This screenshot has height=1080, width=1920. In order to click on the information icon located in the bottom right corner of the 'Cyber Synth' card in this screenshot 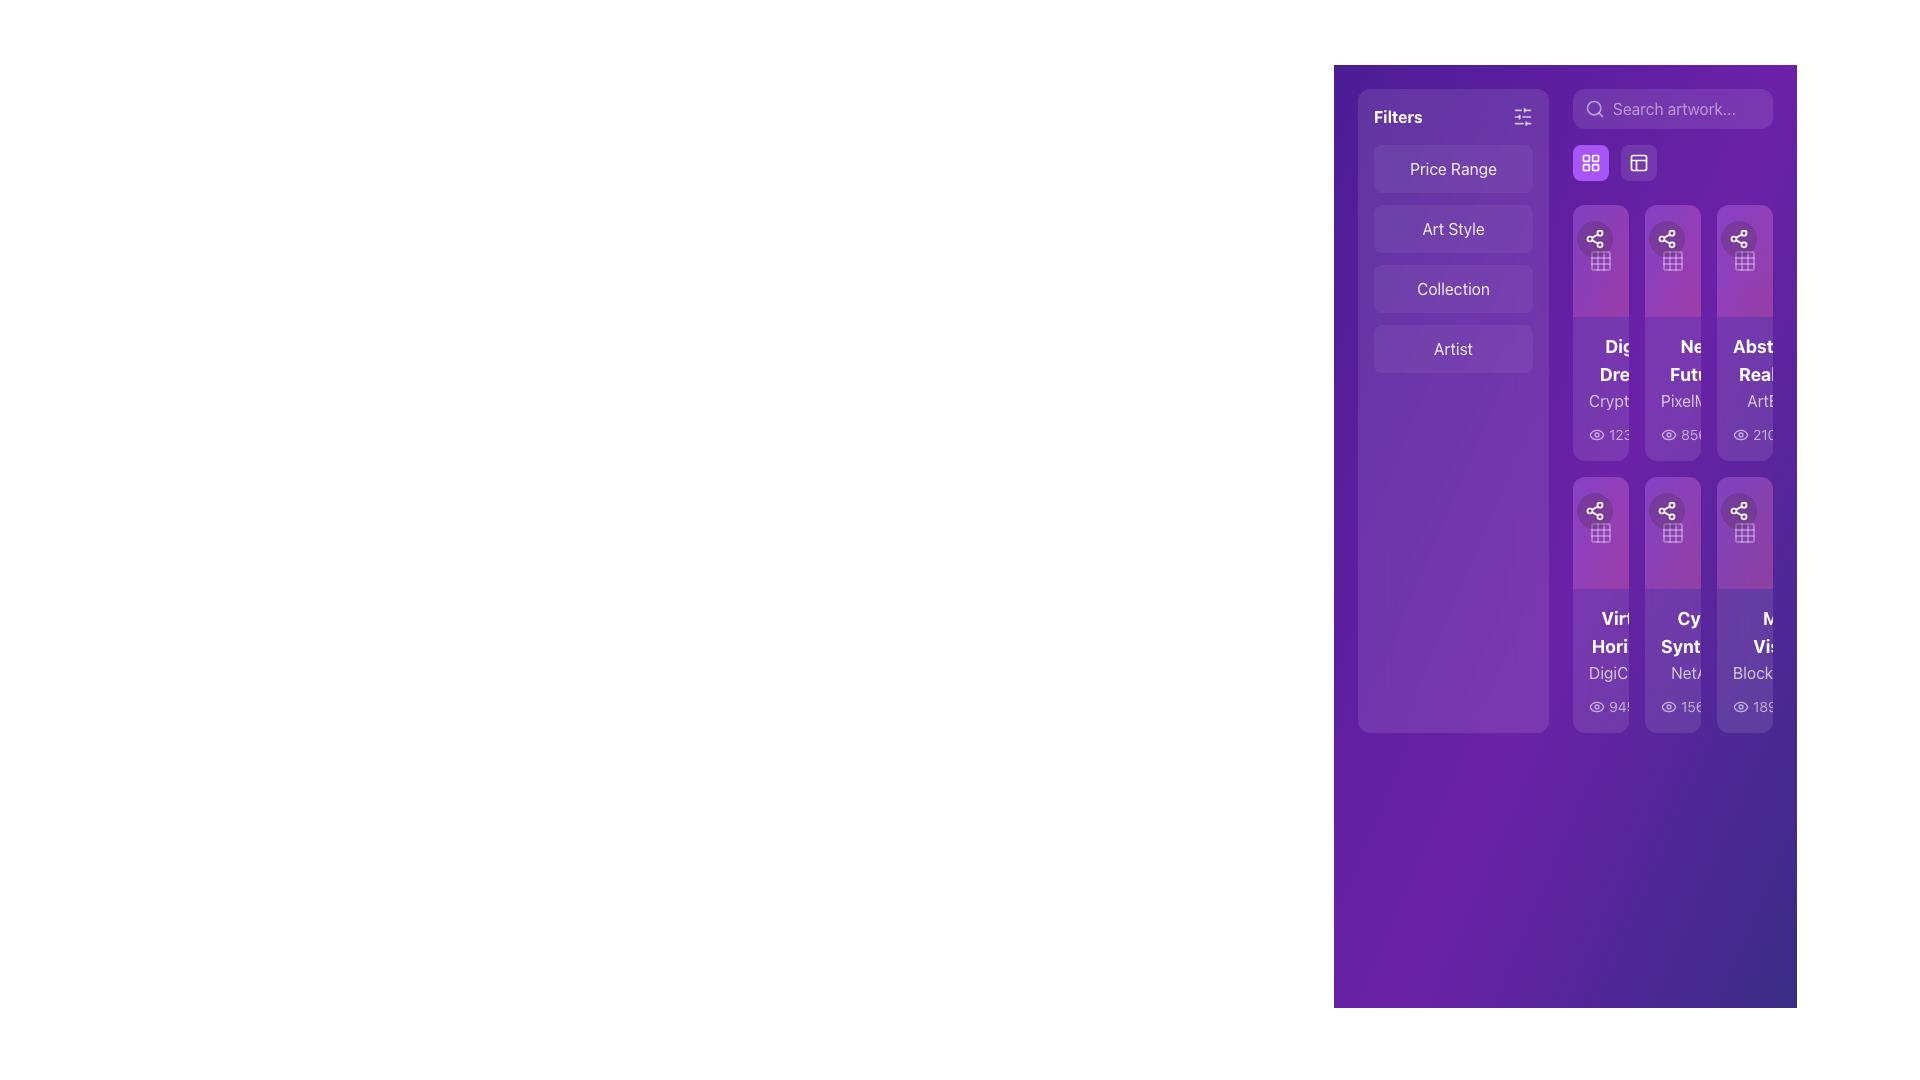, I will do `click(1679, 705)`.